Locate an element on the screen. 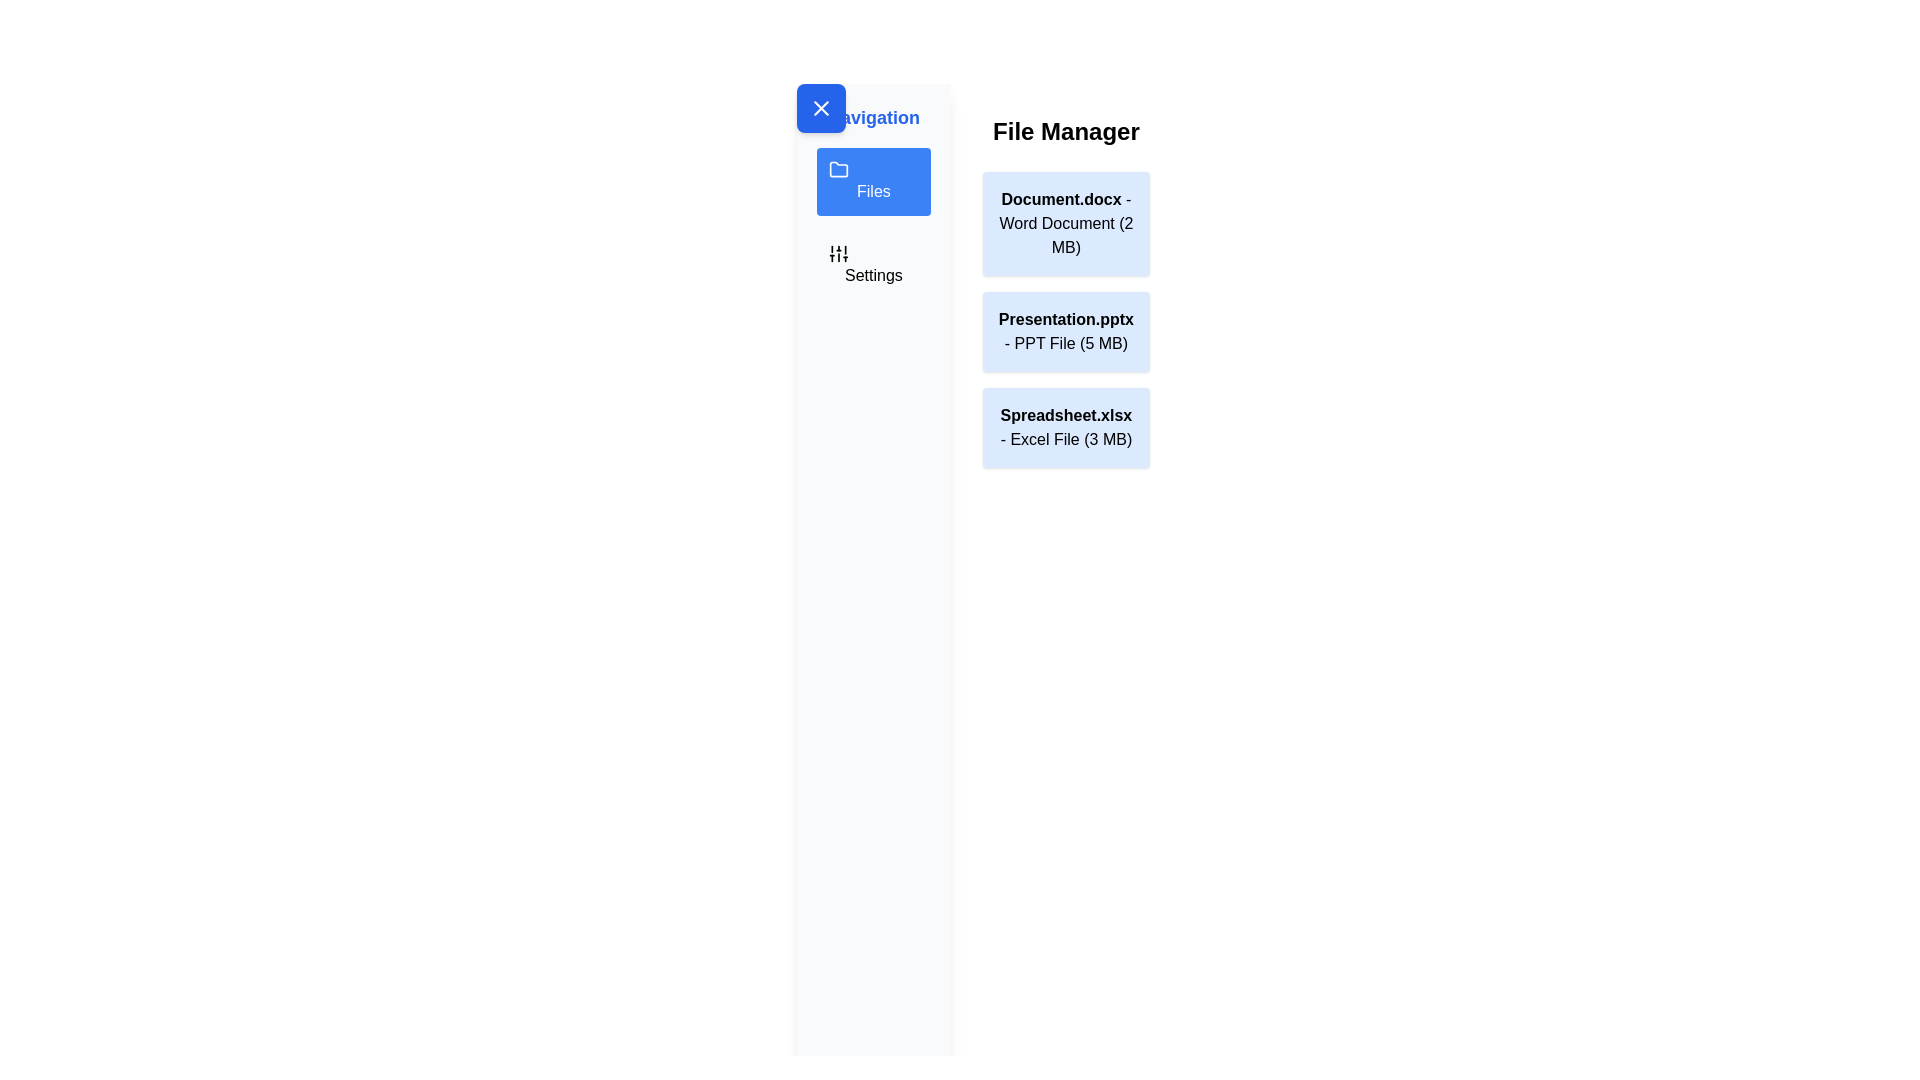 This screenshot has width=1920, height=1080. the second static informational card that displays 'Presentation.pptx' in bold and describes the file as 'PPT File (5 MB)' in the 'File Manager' section is located at coordinates (1065, 330).